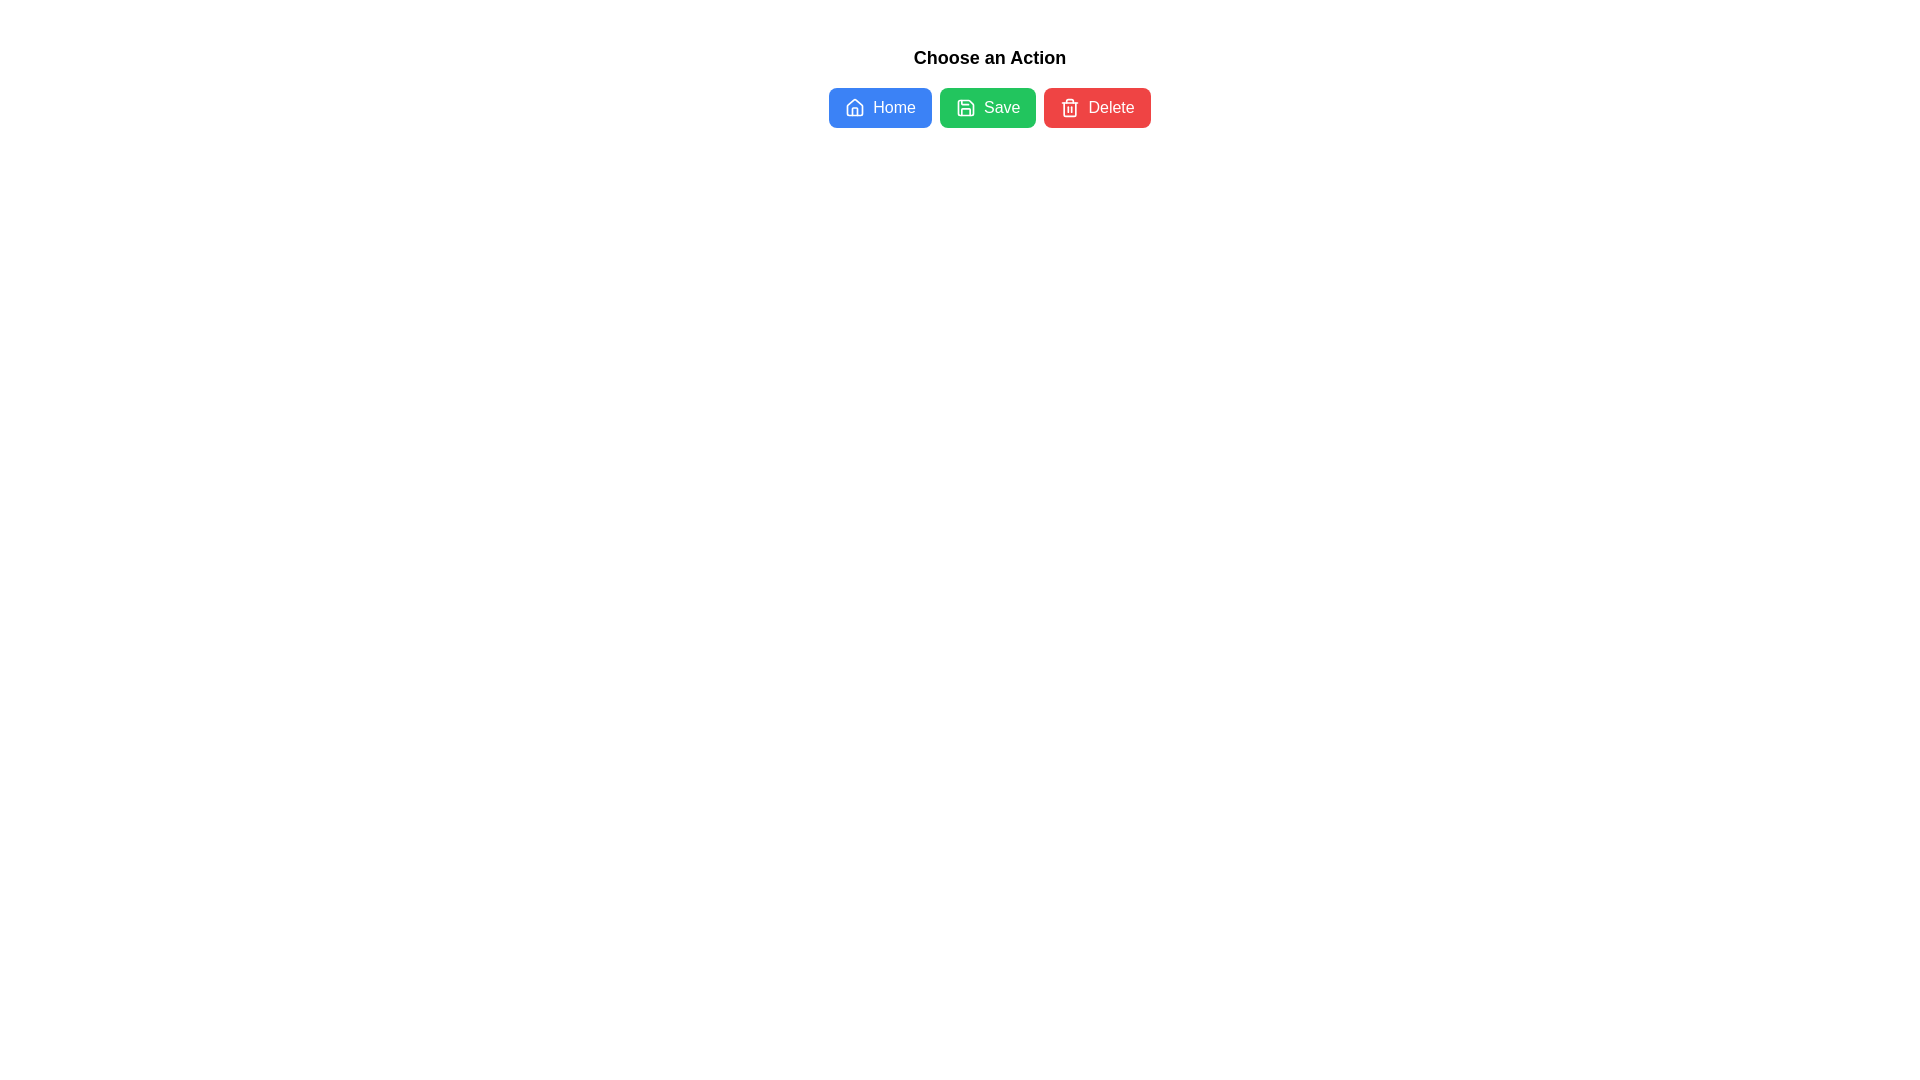 This screenshot has height=1080, width=1920. I want to click on the 'Save' button with a green background and white rounded corners, so click(989, 108).